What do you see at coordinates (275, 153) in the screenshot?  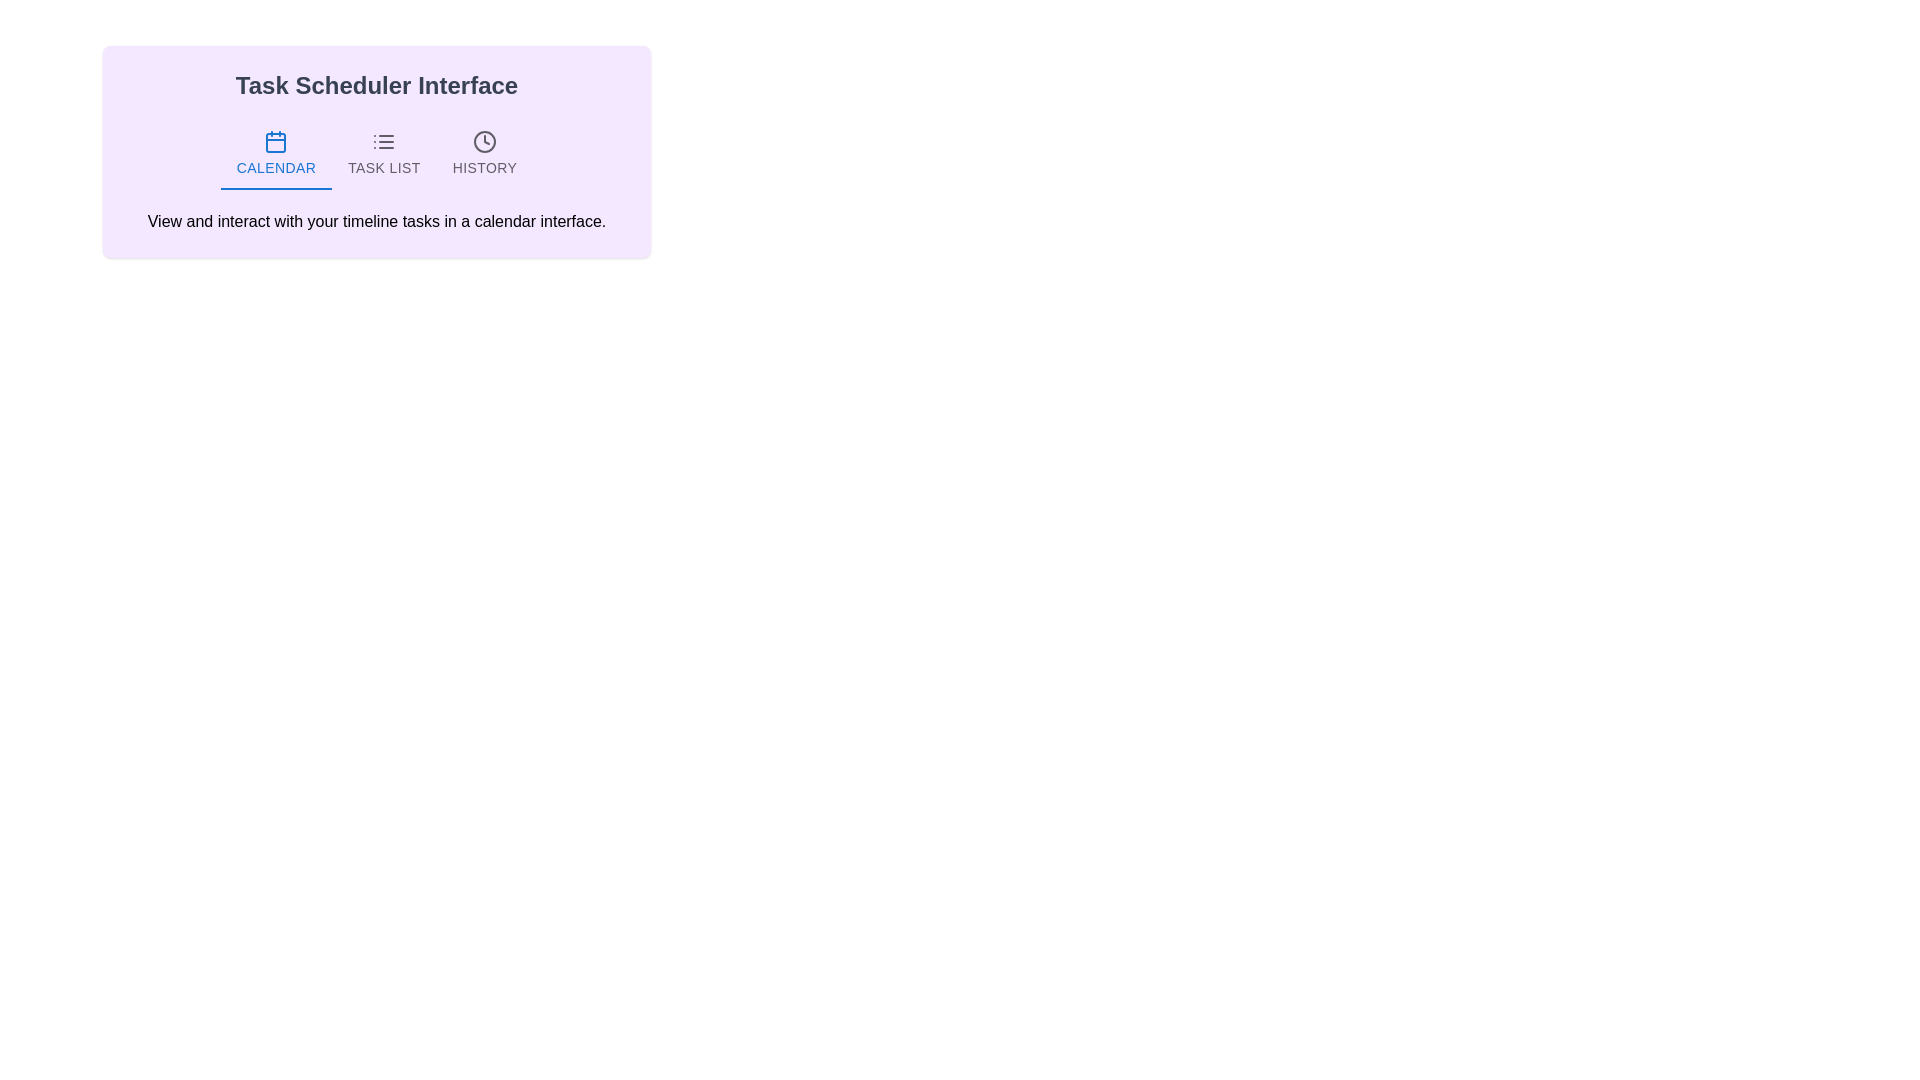 I see `the 'Calendar' tab, which features a calendar icon and is styled in blue to indicate the selected state, located at the leftmost position among the tabs` at bounding box center [275, 153].